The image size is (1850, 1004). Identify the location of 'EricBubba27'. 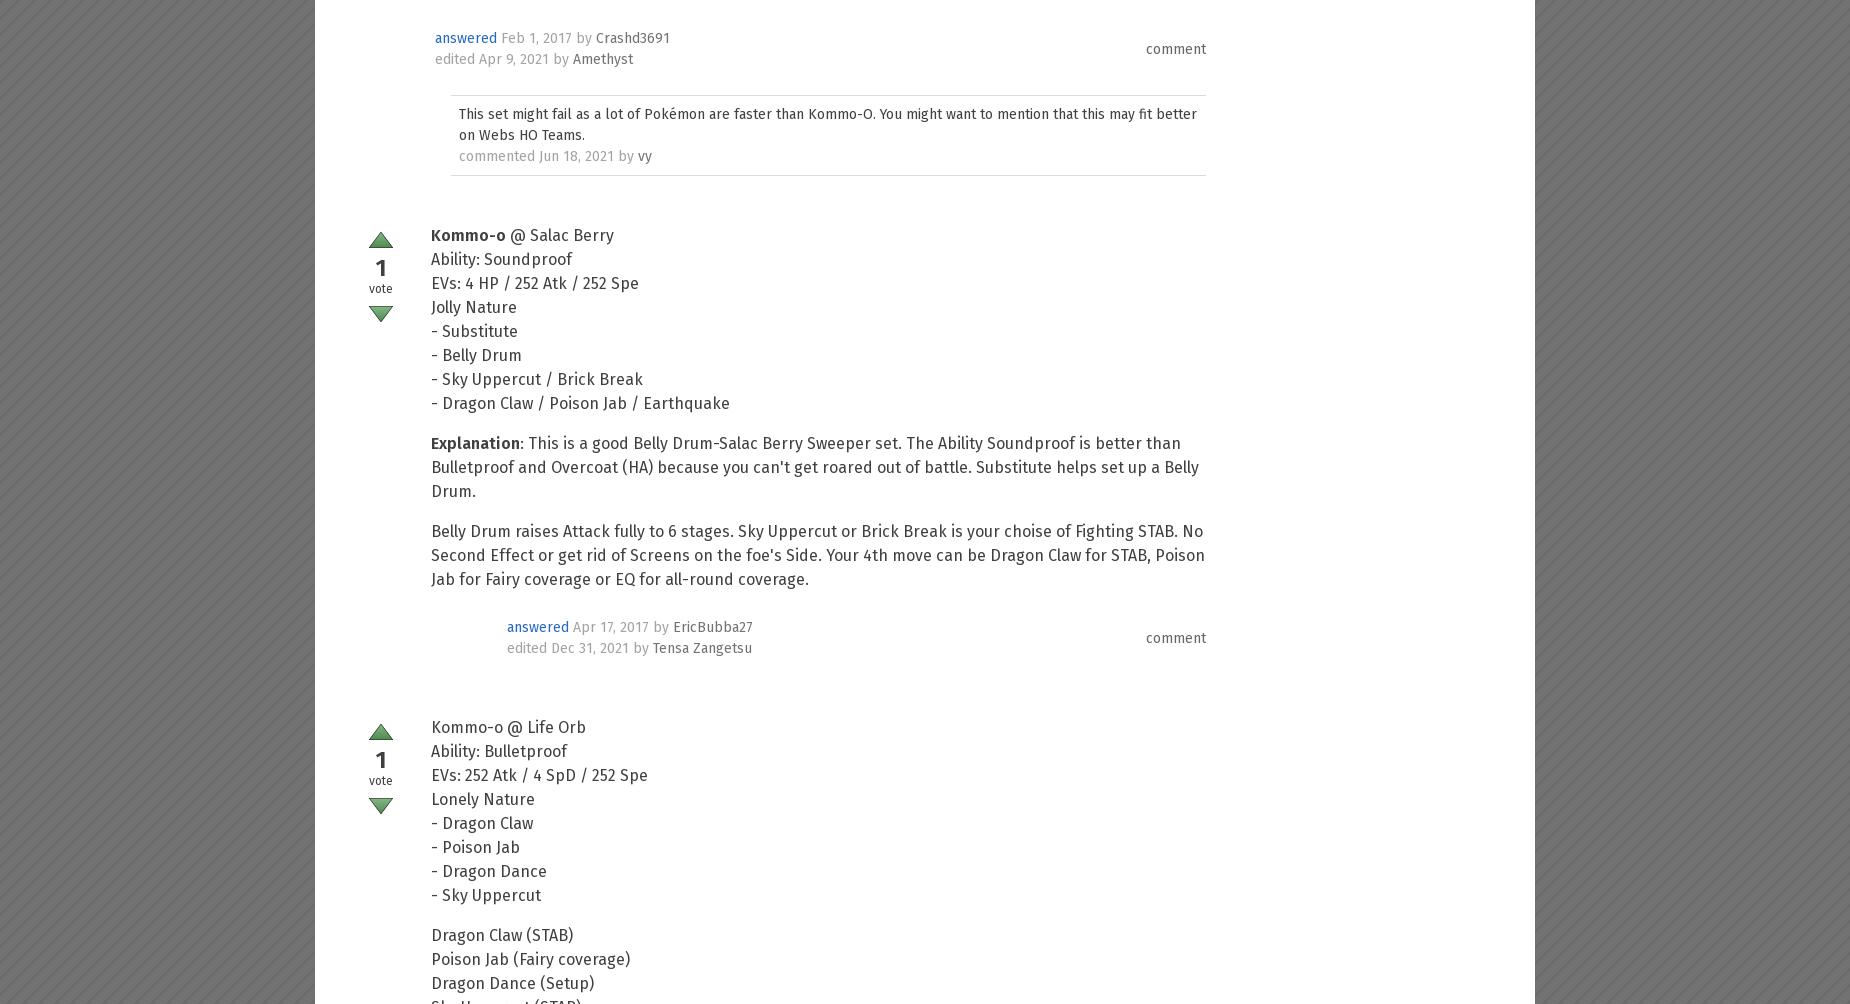
(712, 627).